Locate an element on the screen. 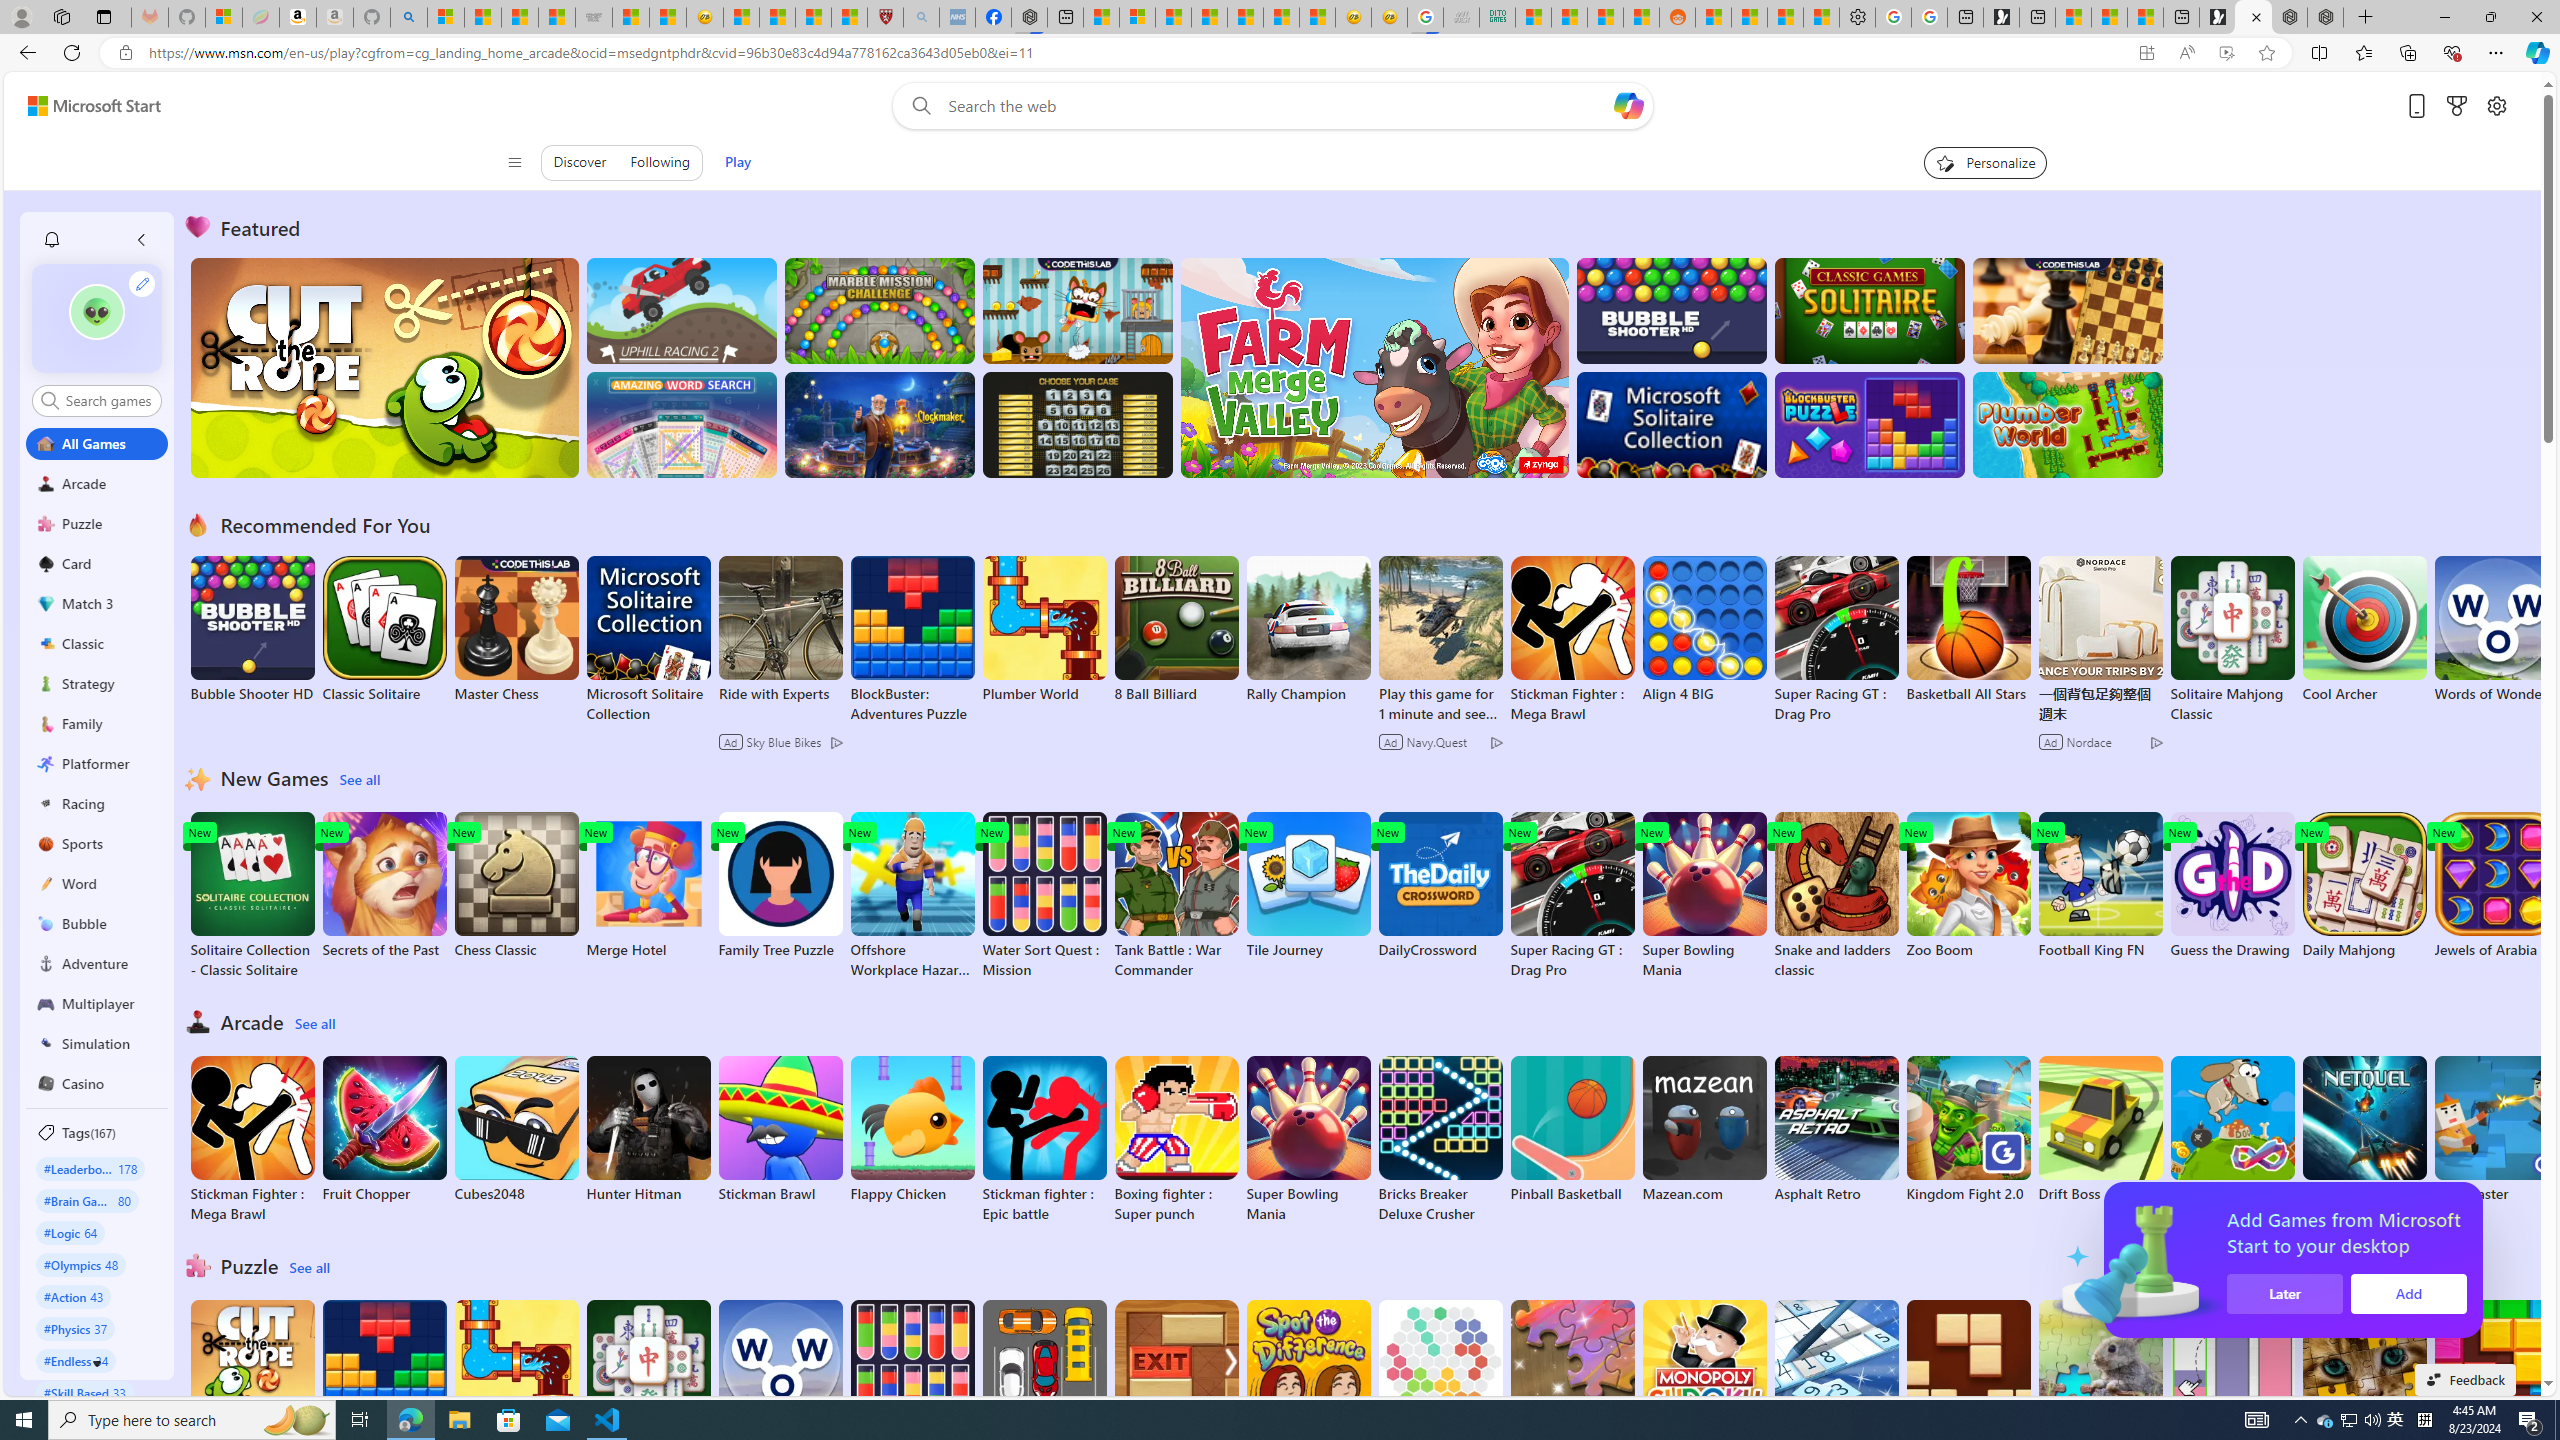  'Combat Siege' is located at coordinates (592, 16).